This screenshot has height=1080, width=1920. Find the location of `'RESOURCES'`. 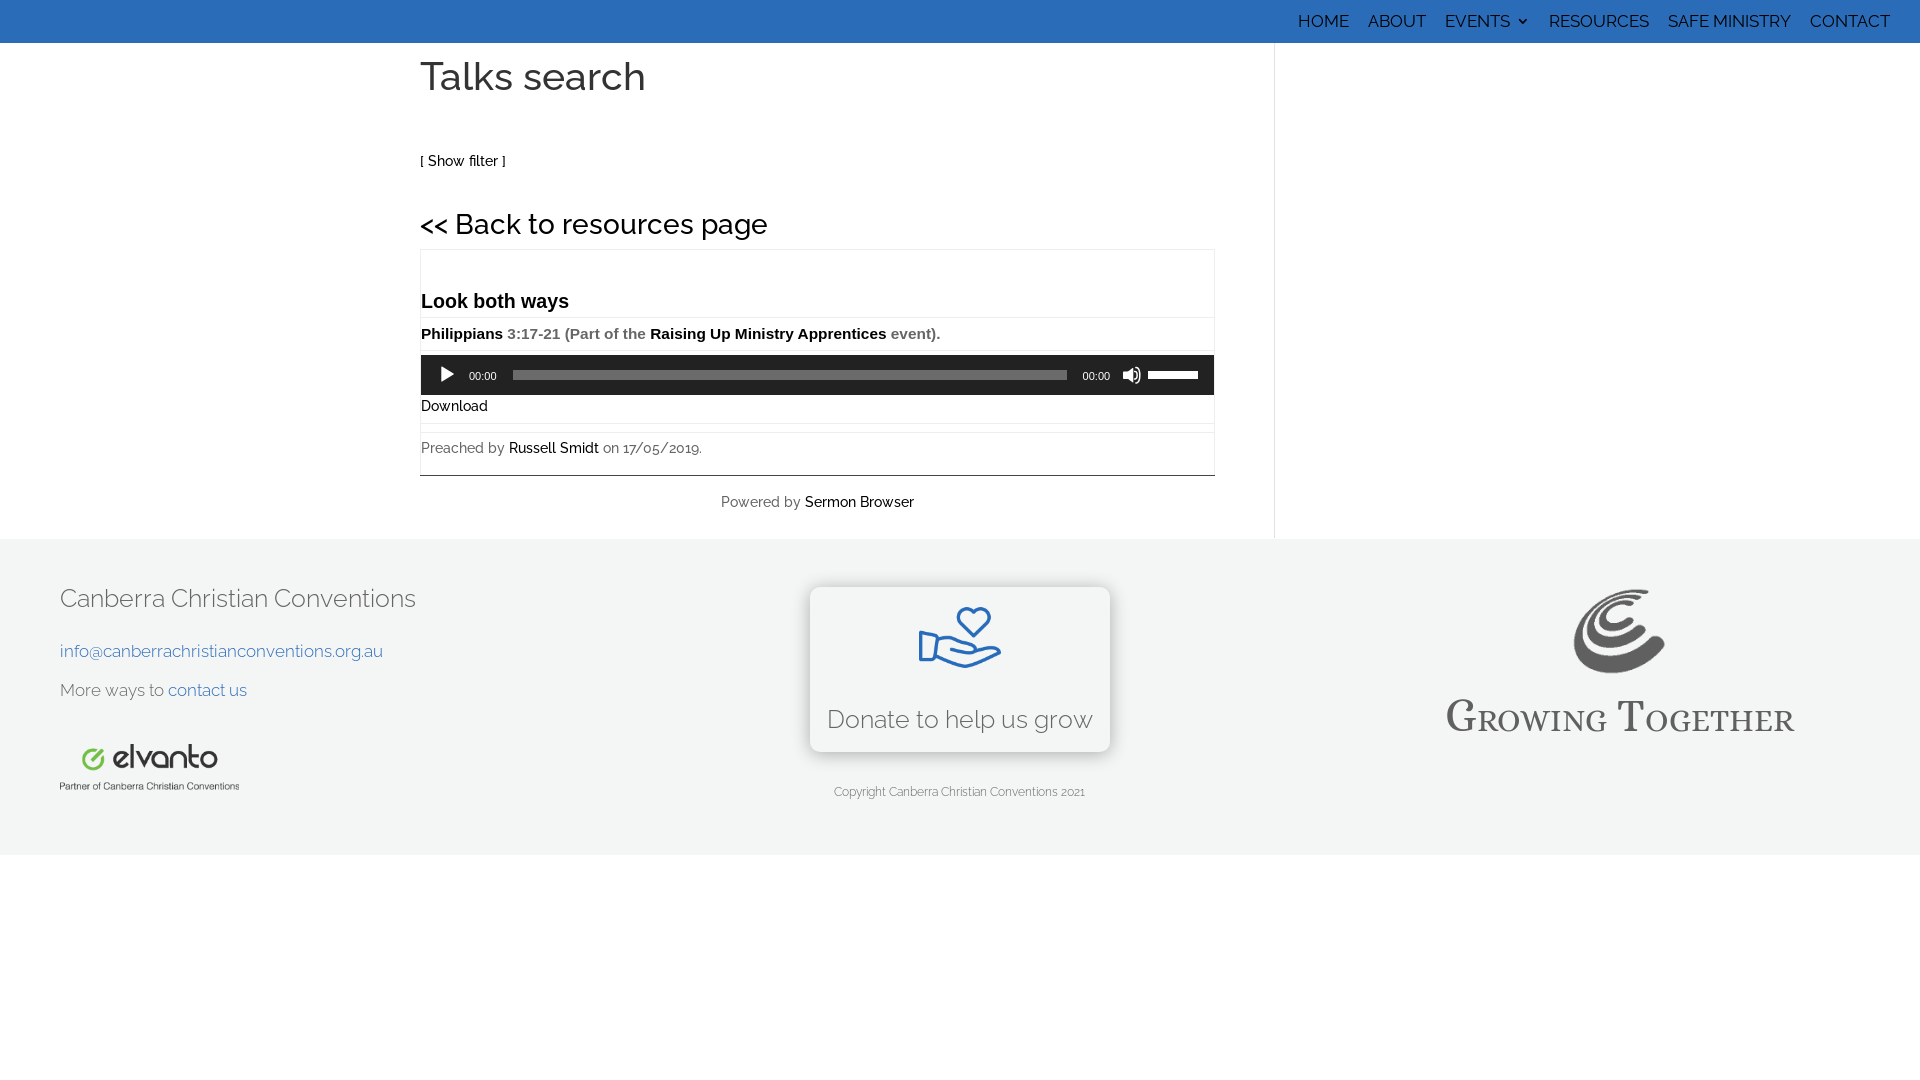

'RESOURCES' is located at coordinates (1597, 27).